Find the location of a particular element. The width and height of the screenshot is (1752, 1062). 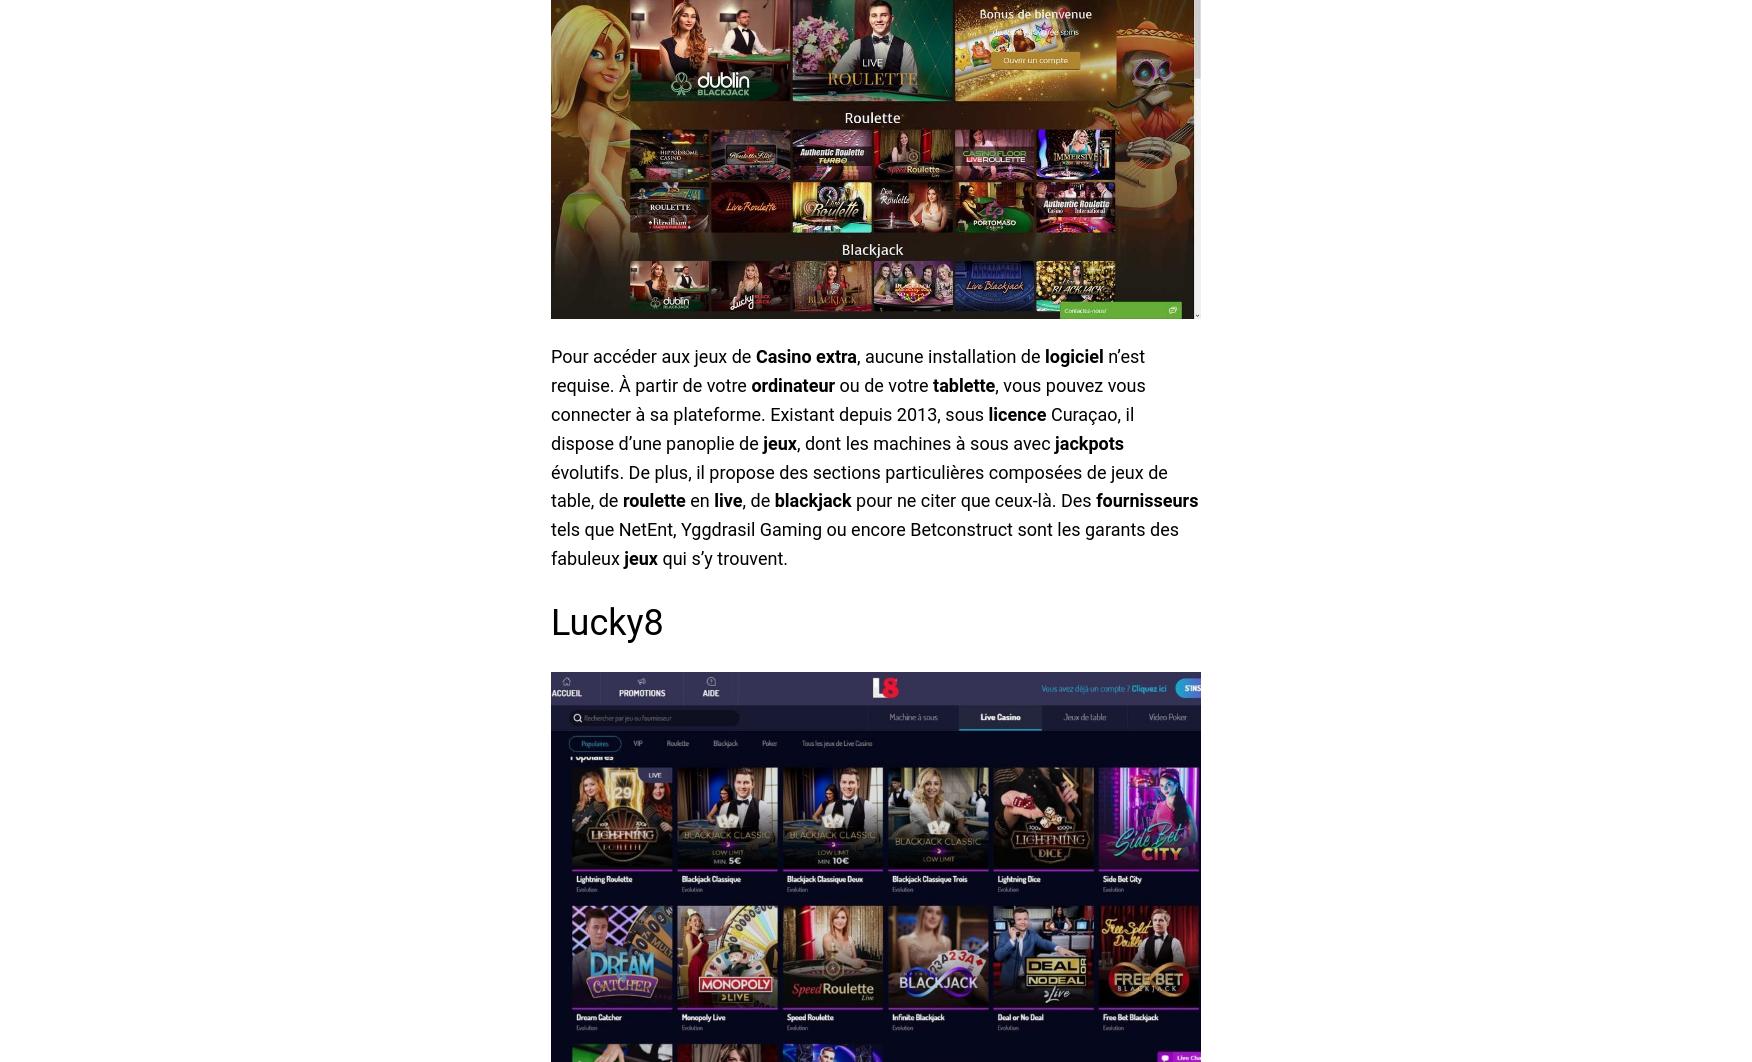

'évolutifs. De plus, il propose des sections particulières composées de jeux de table, de' is located at coordinates (858, 484).